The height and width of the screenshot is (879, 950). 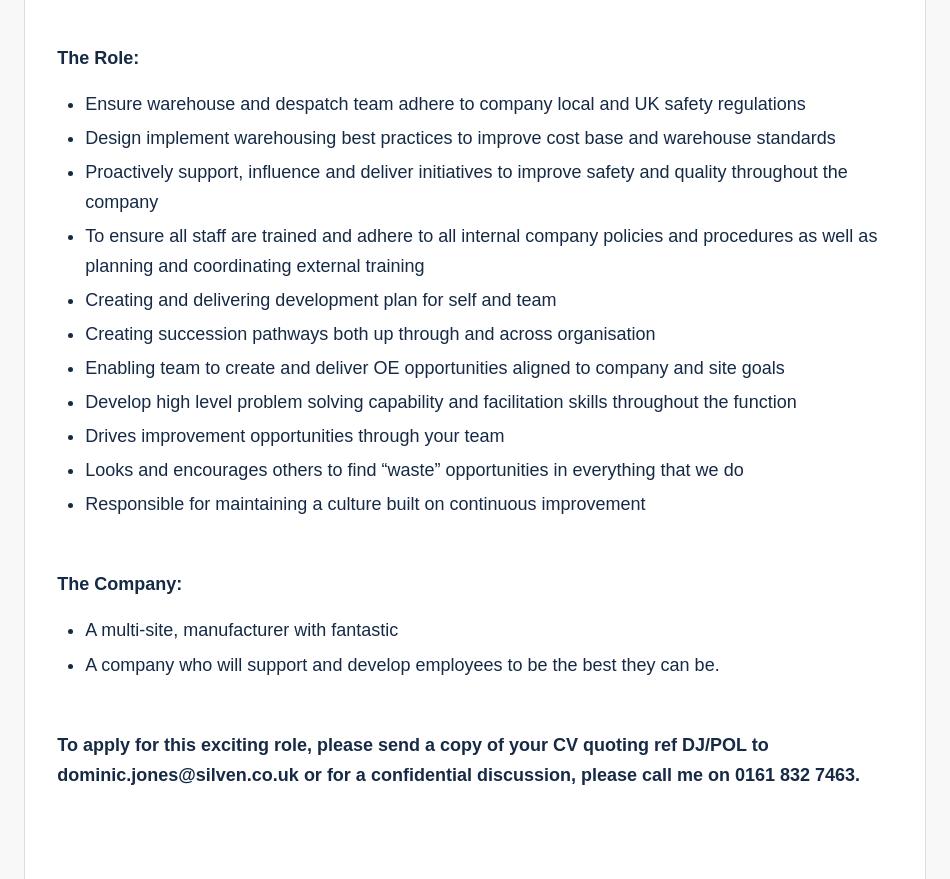 I want to click on 'Drives improvement opportunities through your team', so click(x=293, y=434).